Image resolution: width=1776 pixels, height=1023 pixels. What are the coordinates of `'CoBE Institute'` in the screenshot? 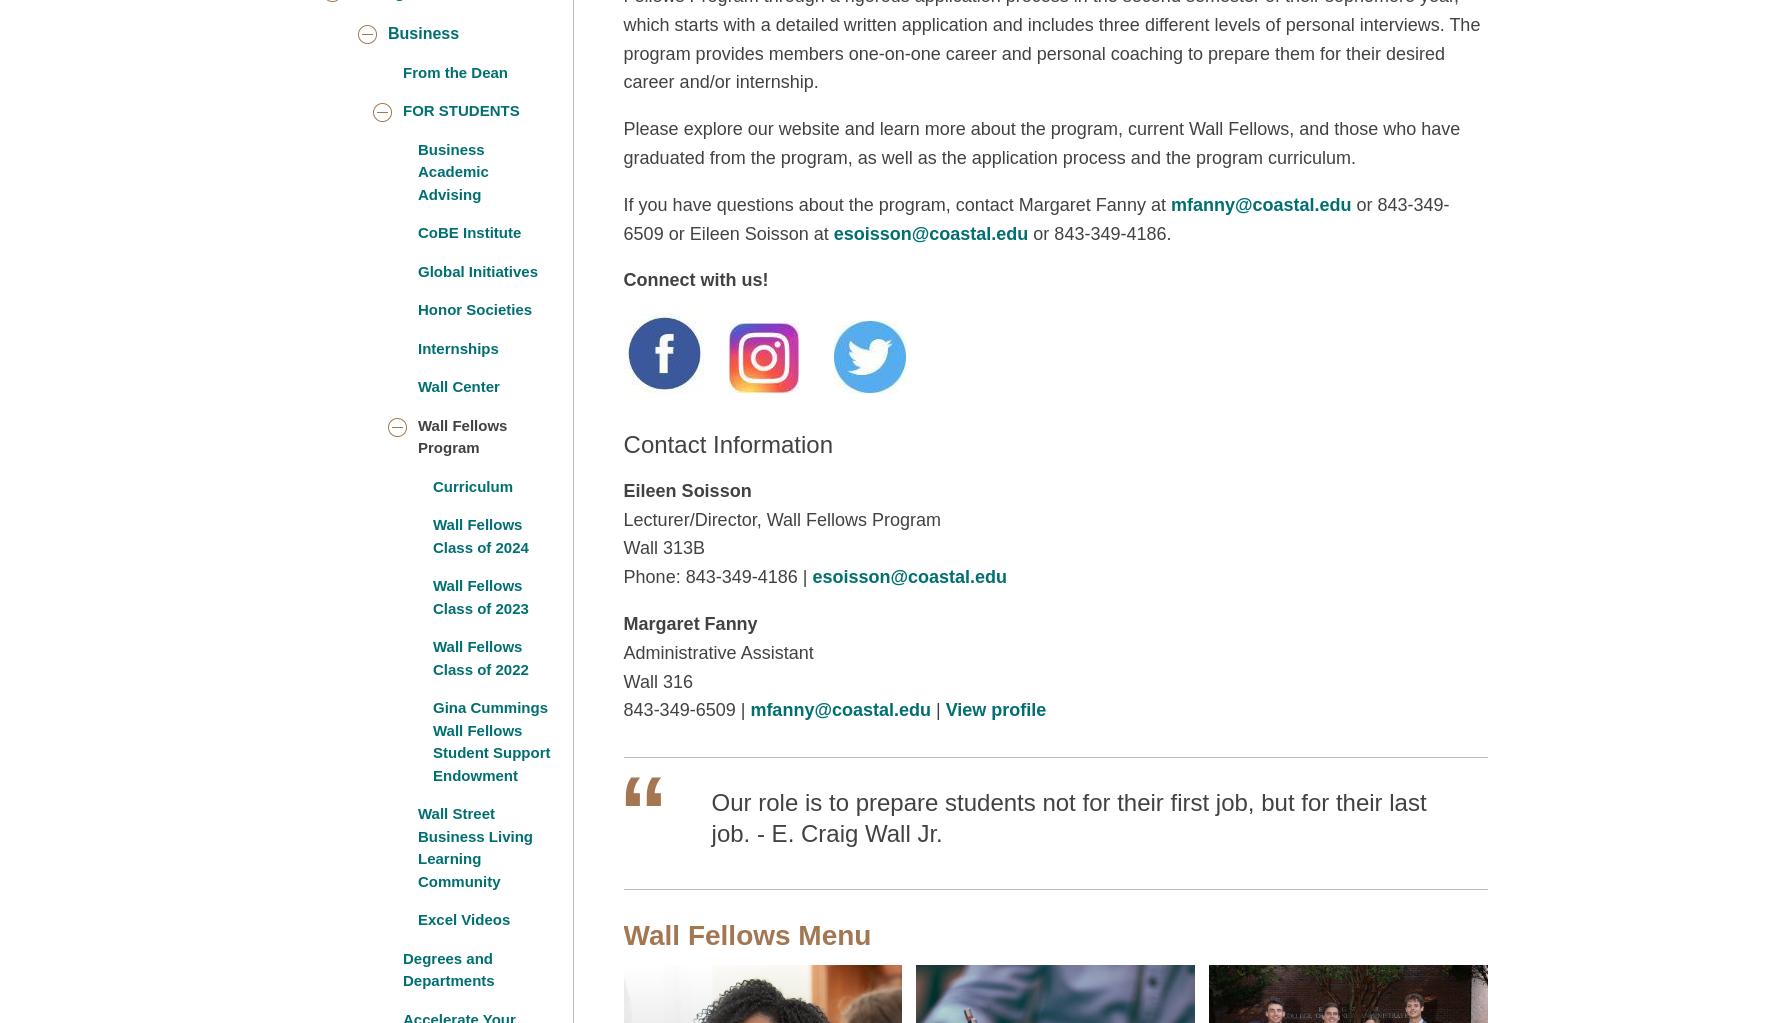 It's located at (468, 231).